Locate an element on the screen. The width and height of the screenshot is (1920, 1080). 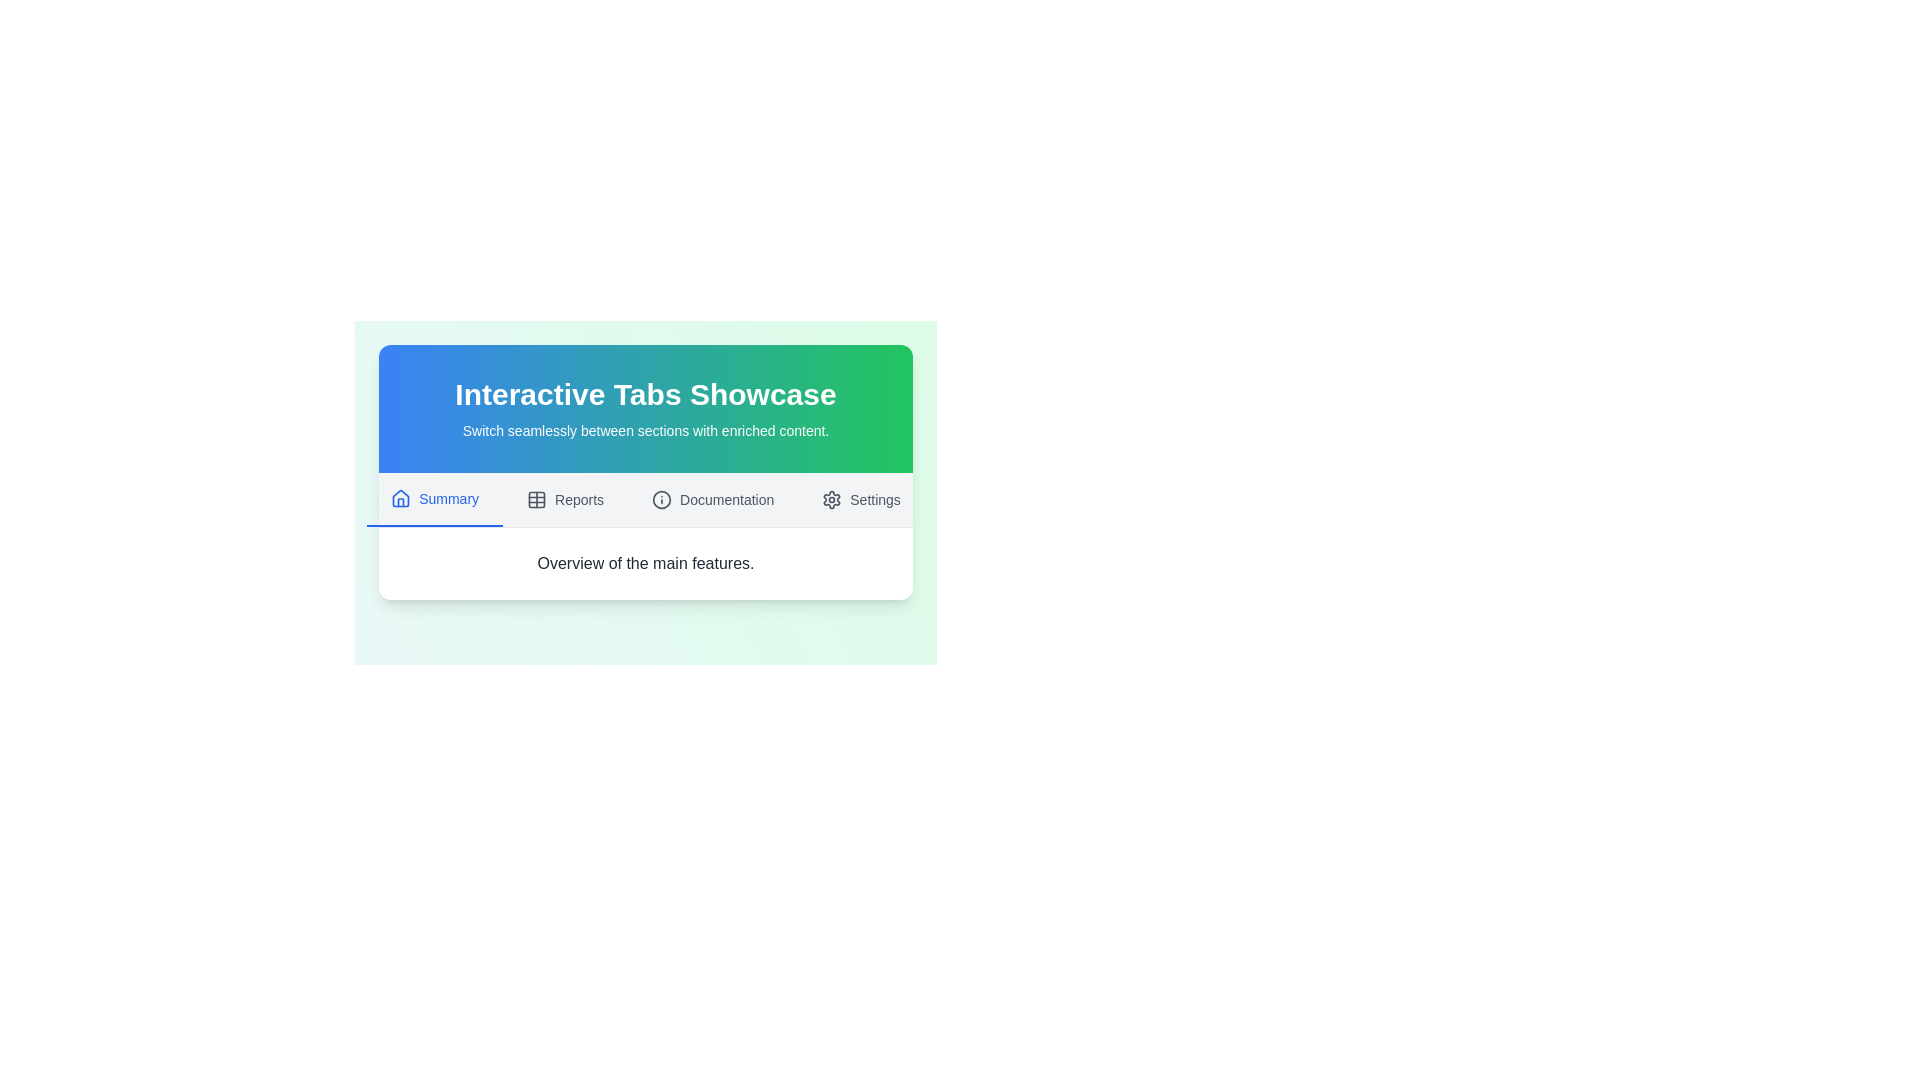
the first navigation tab labeled 'Summary' is located at coordinates (434, 499).